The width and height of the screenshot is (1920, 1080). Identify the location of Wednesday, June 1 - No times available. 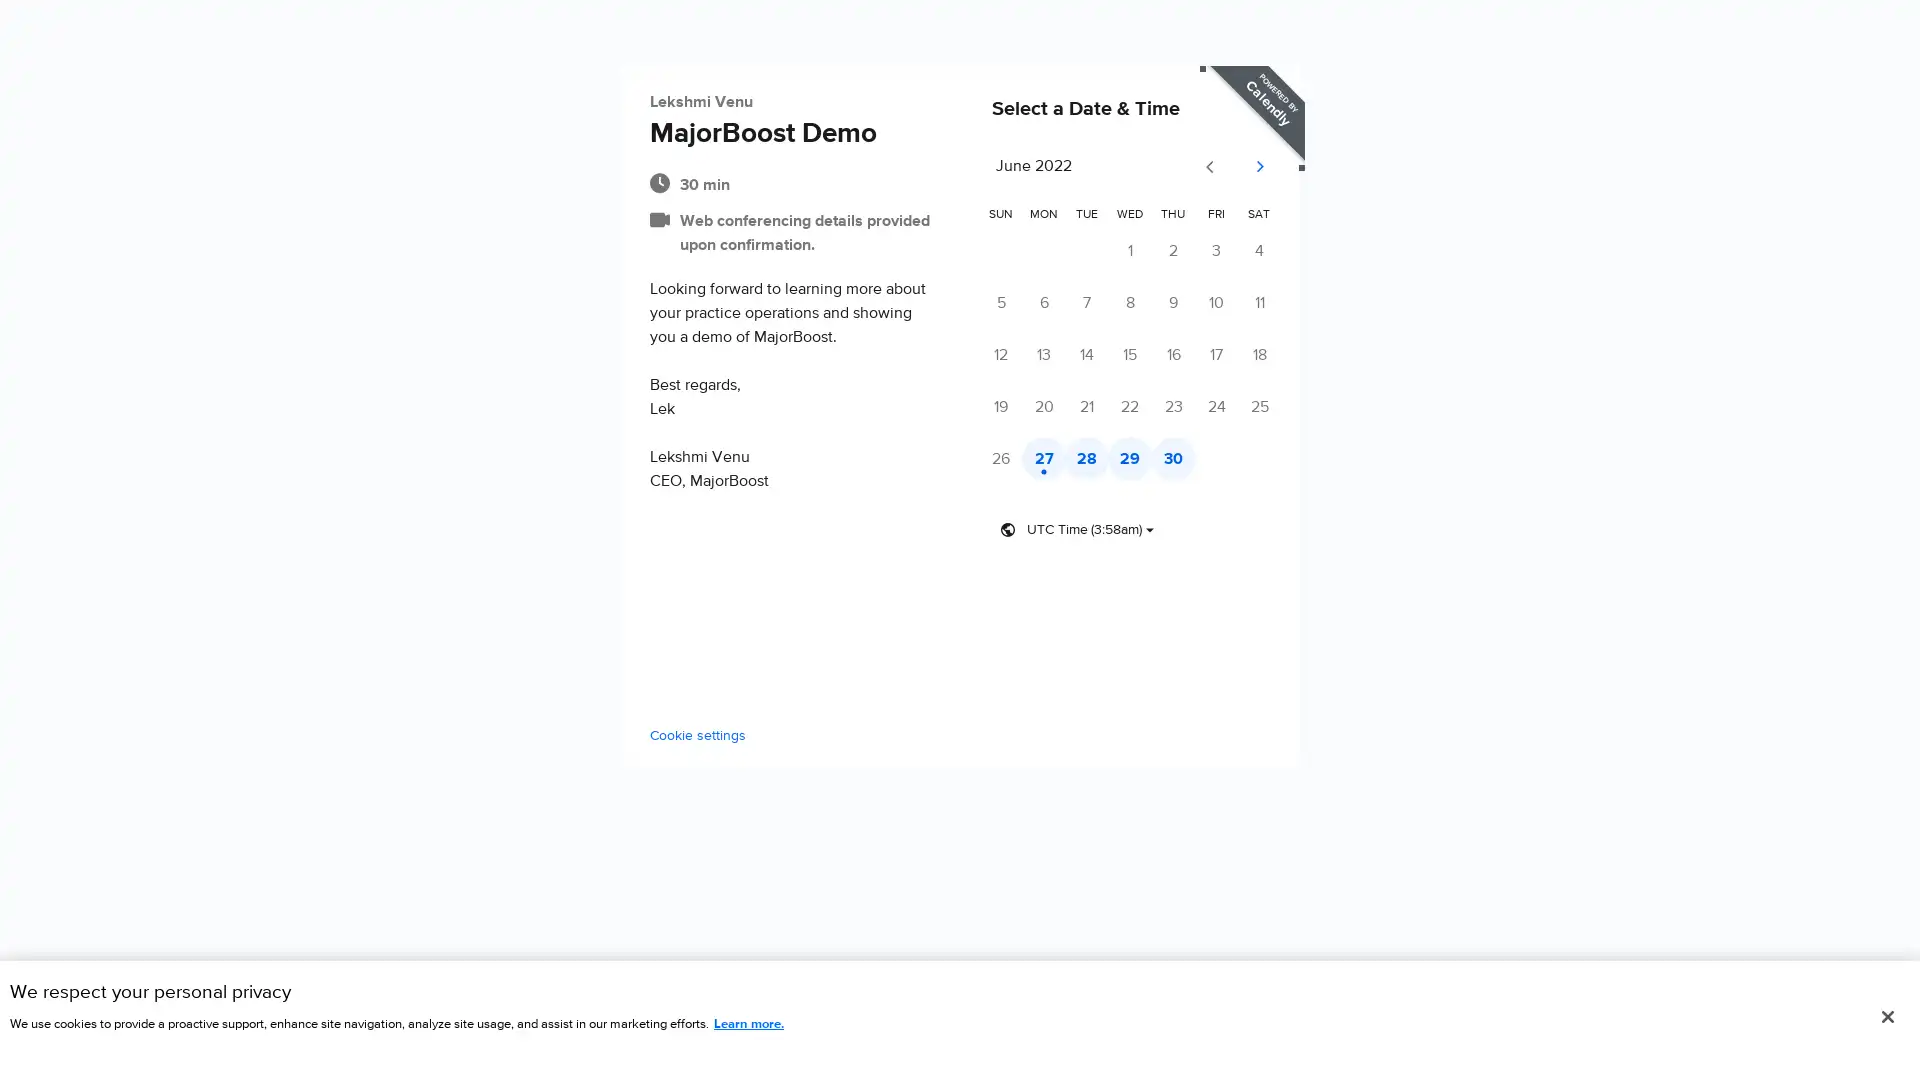
(1158, 250).